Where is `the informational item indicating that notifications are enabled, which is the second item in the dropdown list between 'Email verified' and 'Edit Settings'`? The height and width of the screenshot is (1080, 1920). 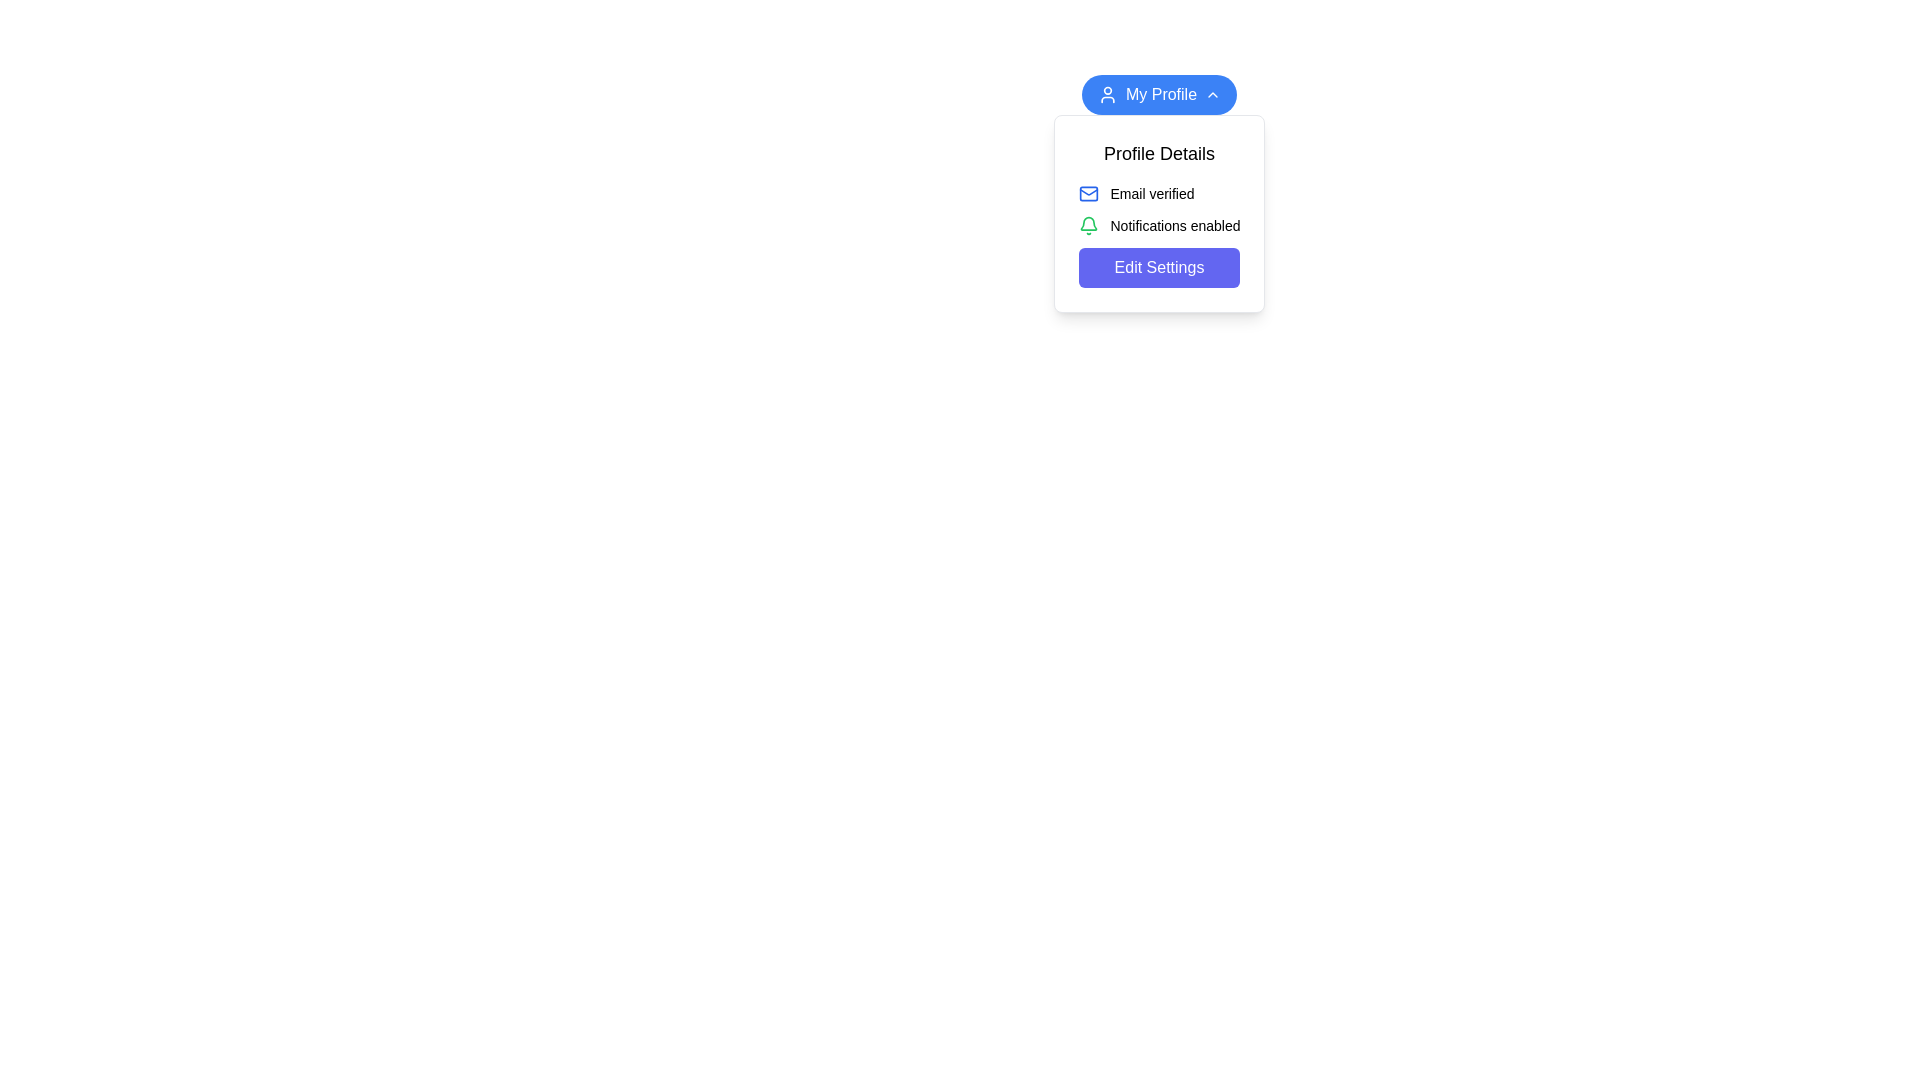 the informational item indicating that notifications are enabled, which is the second item in the dropdown list between 'Email verified' and 'Edit Settings' is located at coordinates (1159, 225).